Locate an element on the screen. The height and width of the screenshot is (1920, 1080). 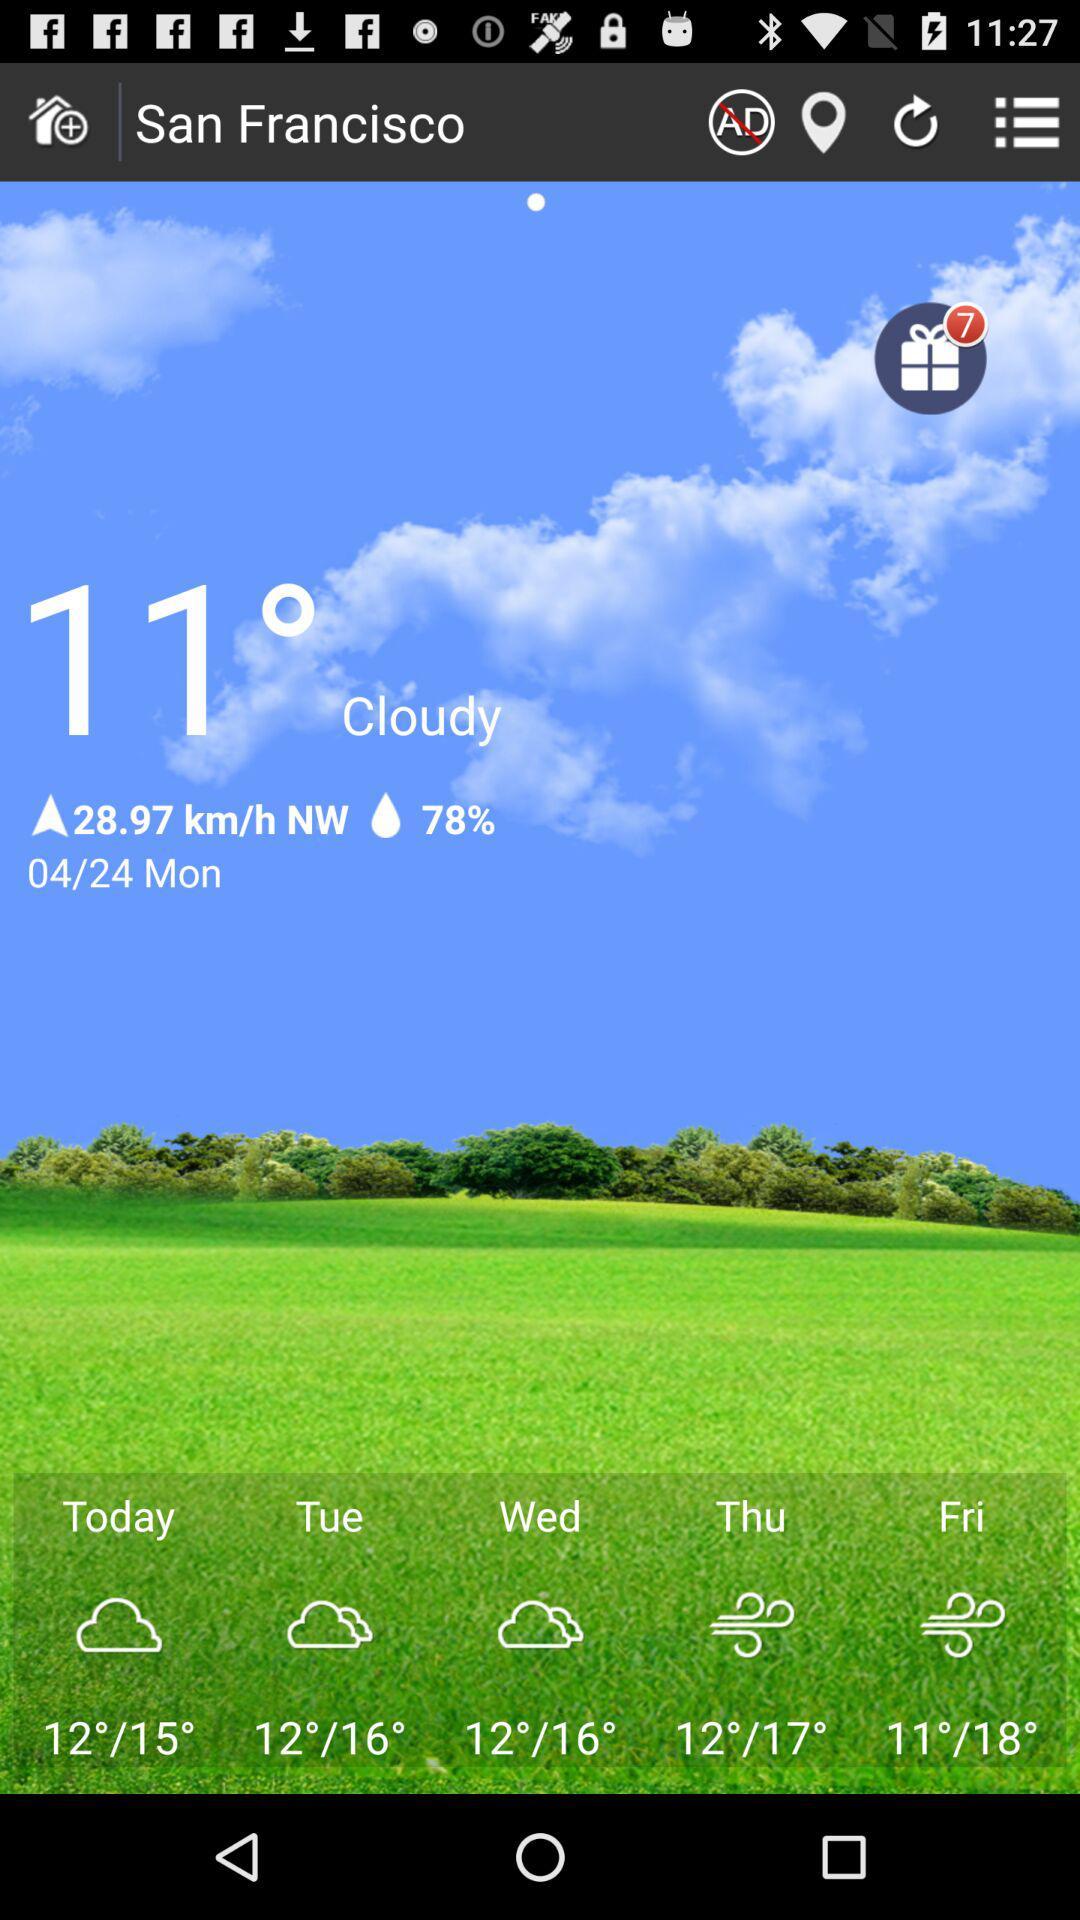
the font icon is located at coordinates (741, 129).